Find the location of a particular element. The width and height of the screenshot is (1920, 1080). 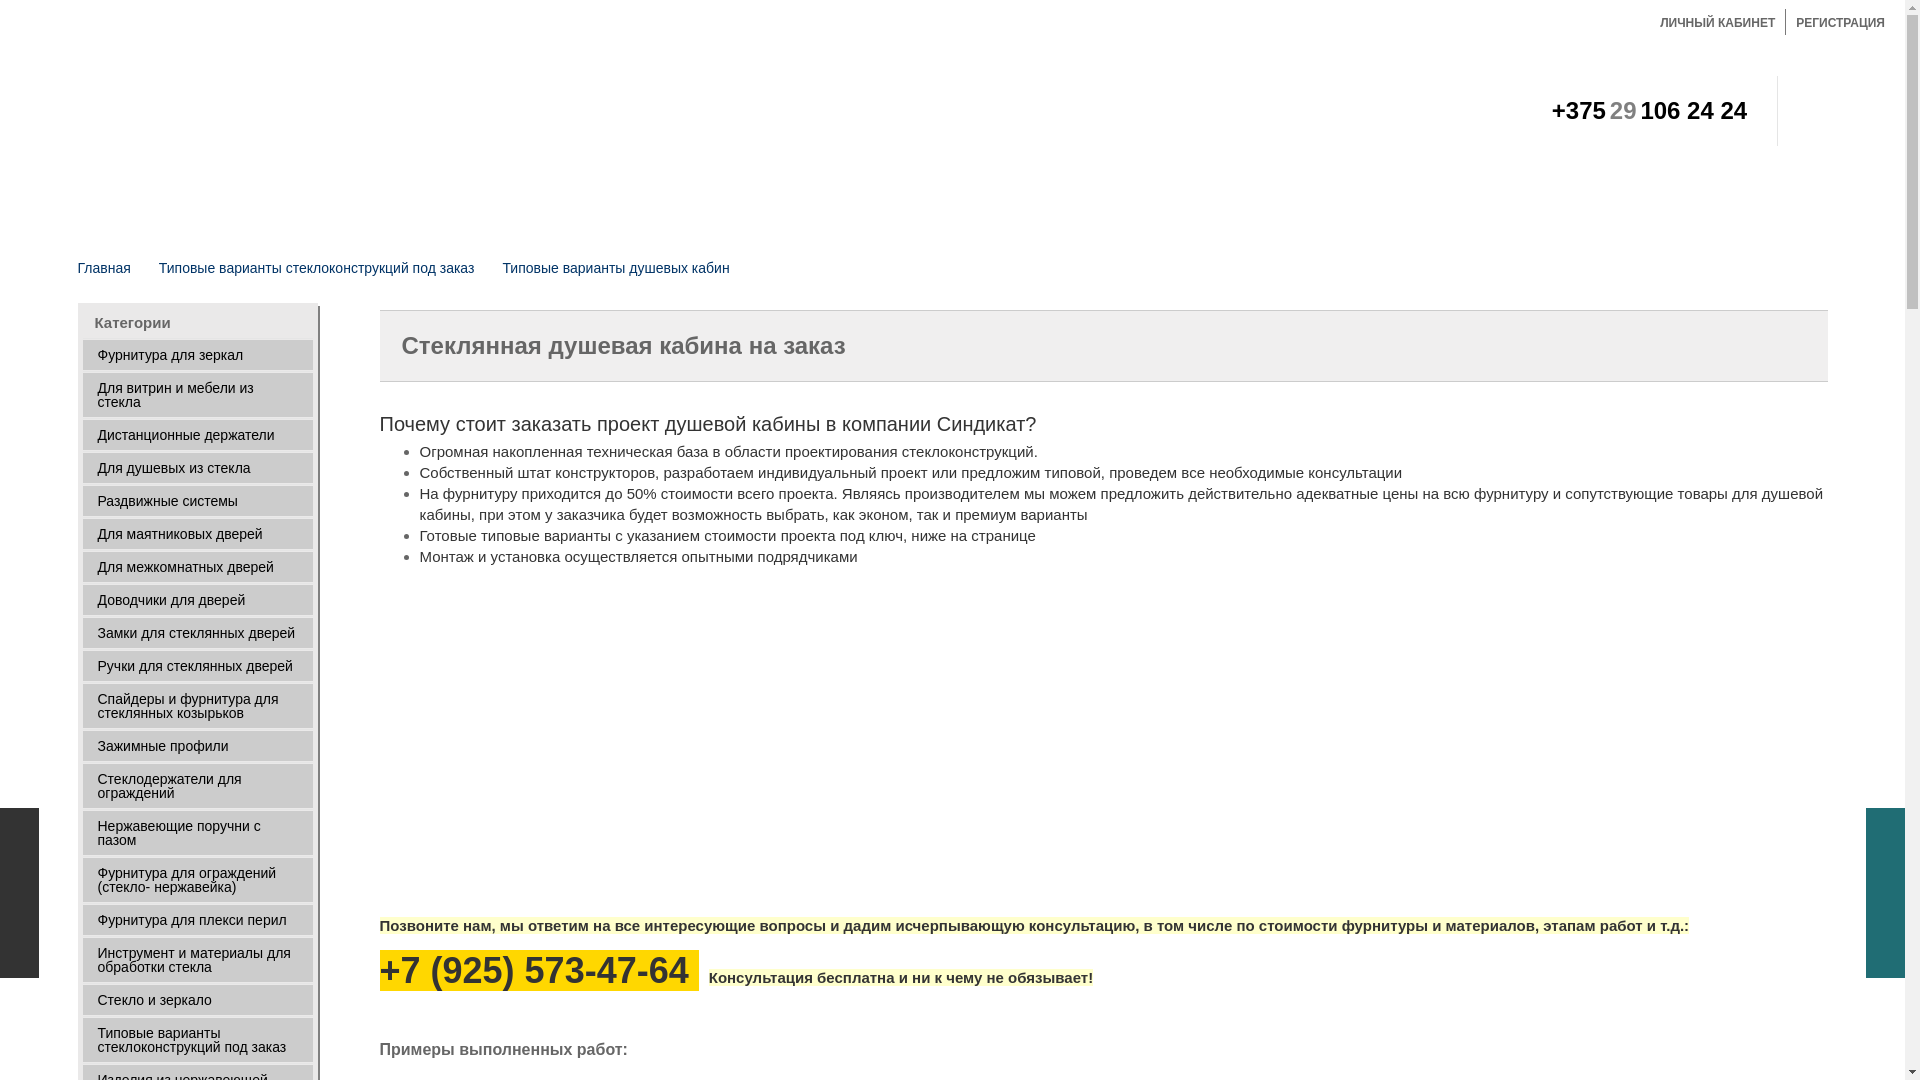

'+375 29 106 24 24' is located at coordinates (1550, 114).